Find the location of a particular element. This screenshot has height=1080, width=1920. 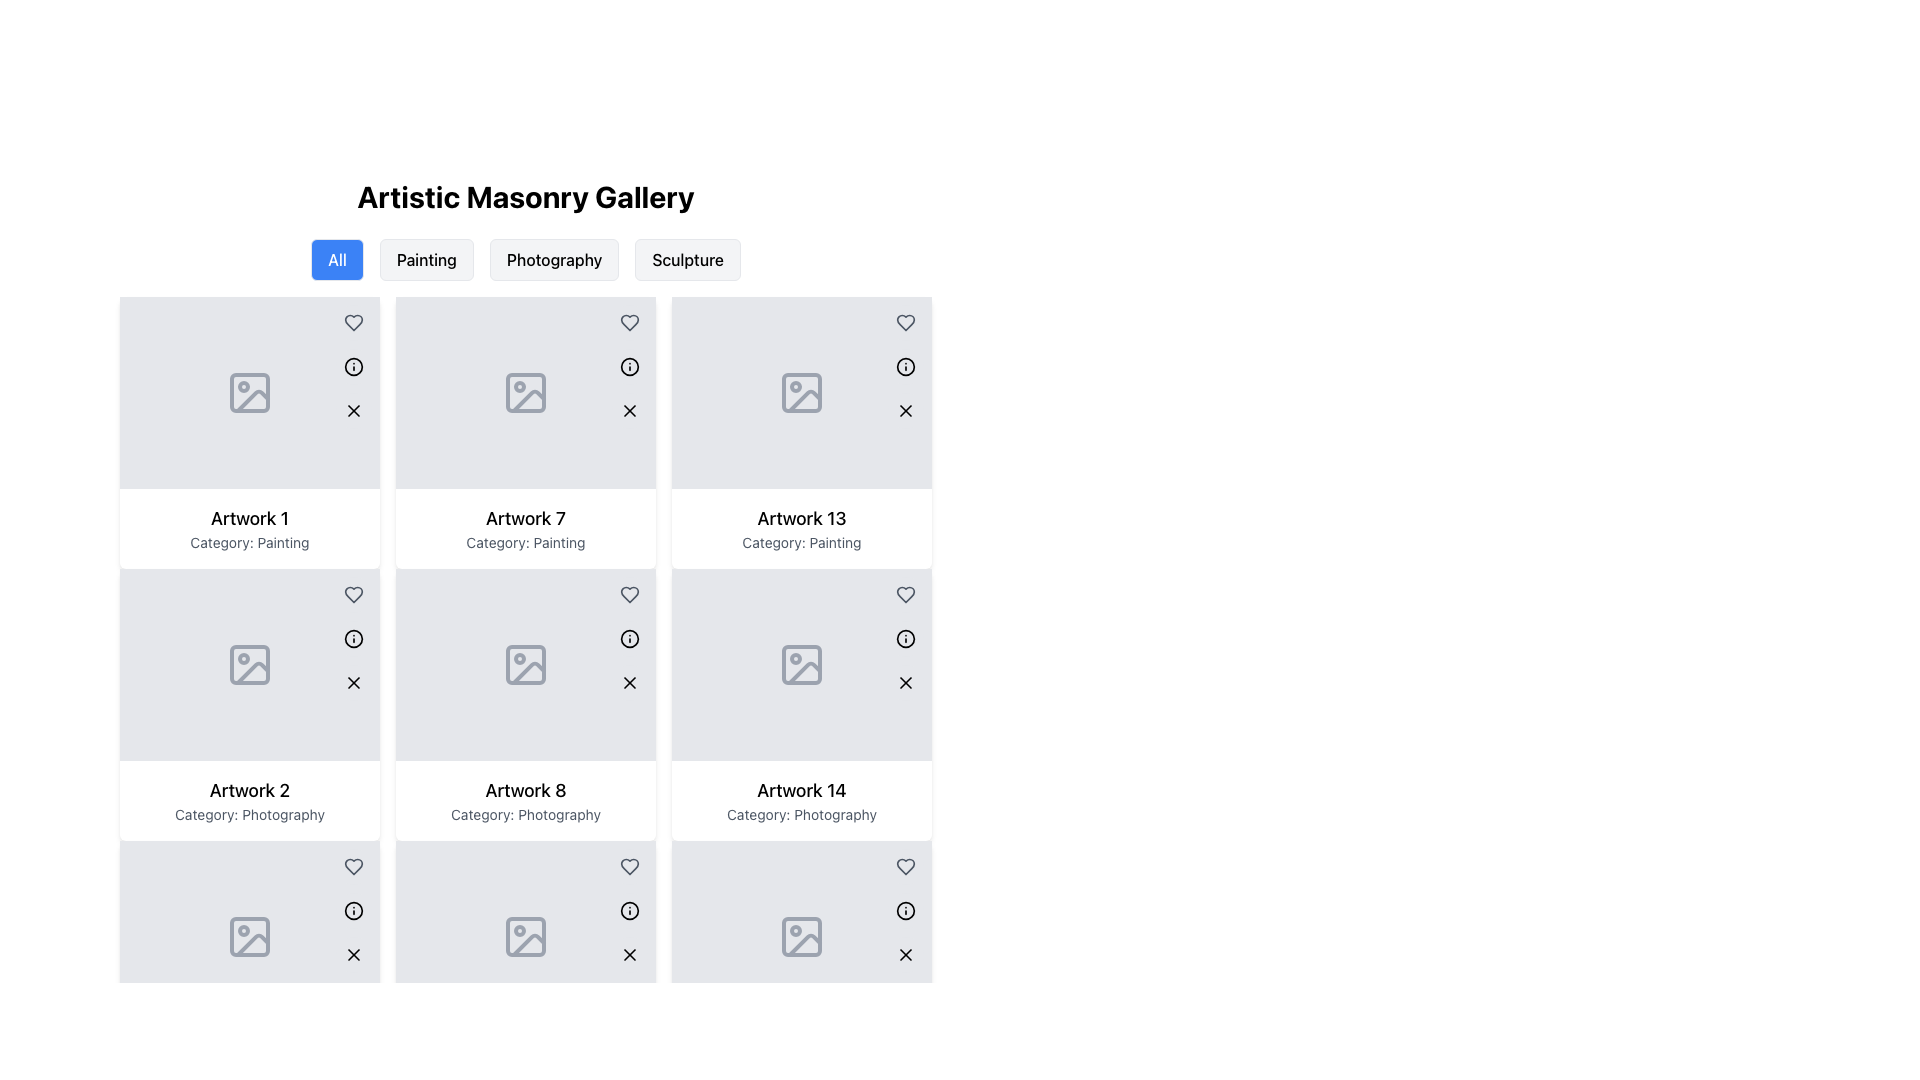

the favorite button located in the top-right corner of the card for 'Artwork 7' to mark the content as a favorite is located at coordinates (628, 593).